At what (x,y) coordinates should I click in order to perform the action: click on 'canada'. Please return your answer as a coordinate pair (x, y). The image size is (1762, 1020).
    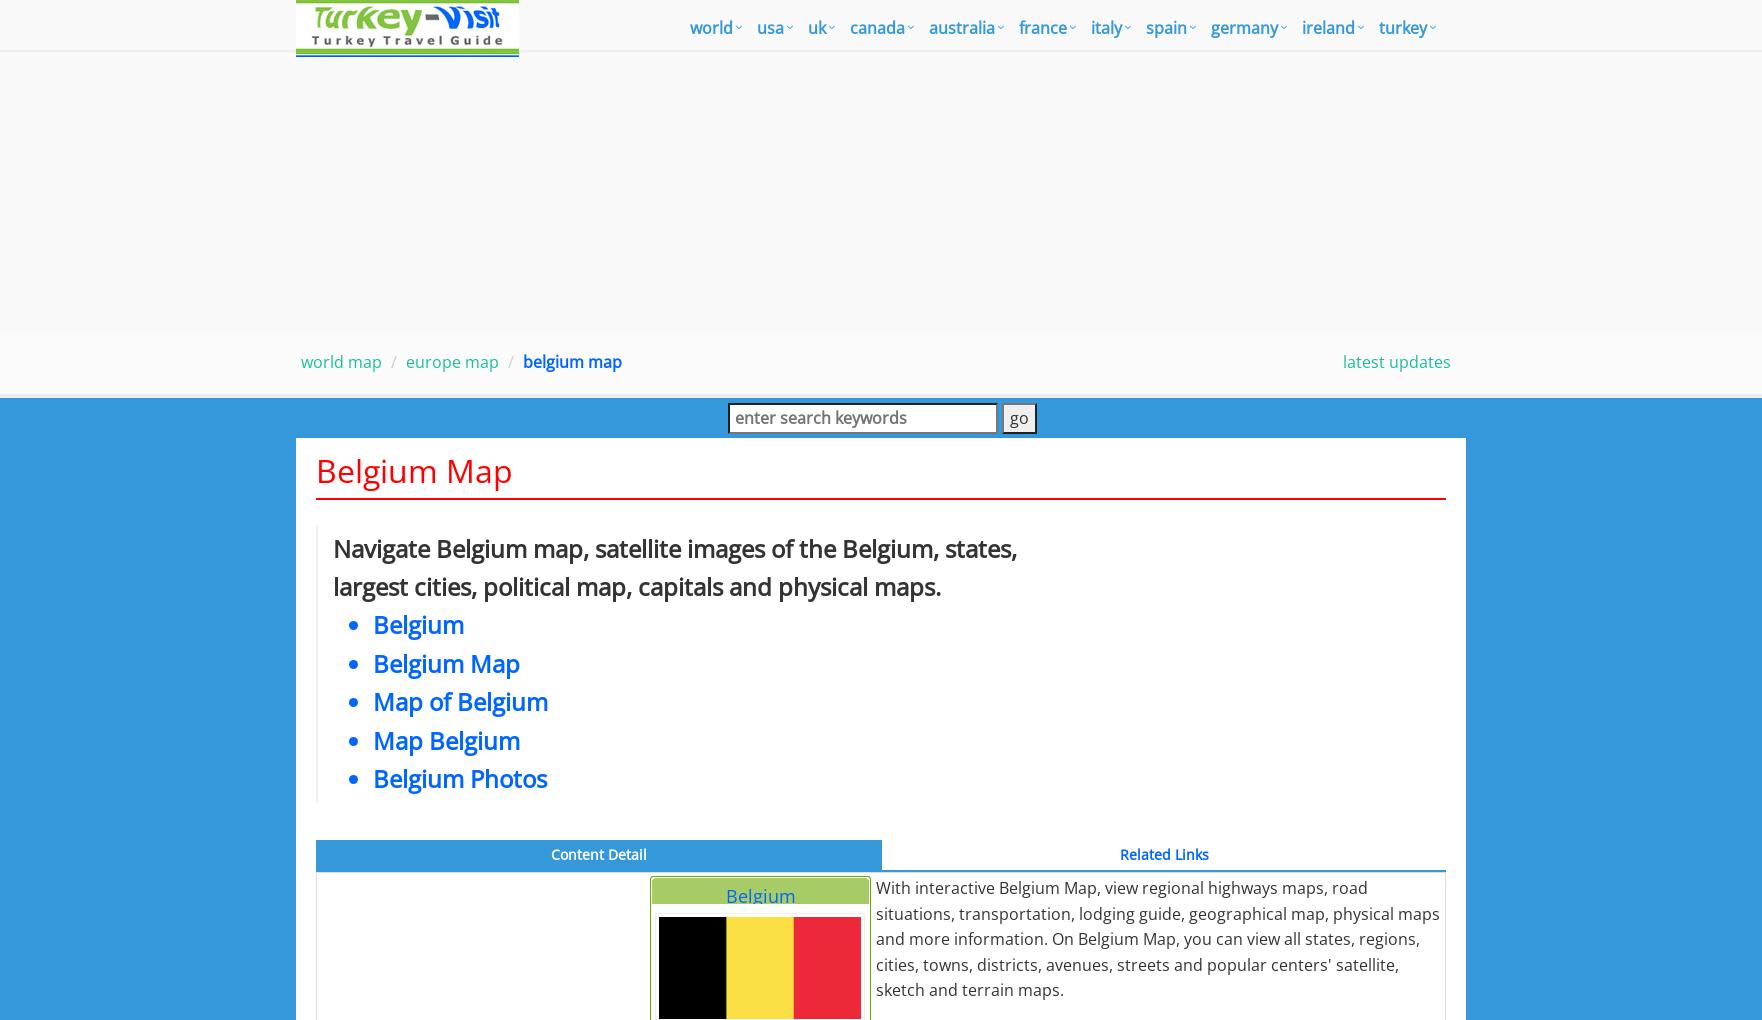
    Looking at the image, I should click on (876, 27).